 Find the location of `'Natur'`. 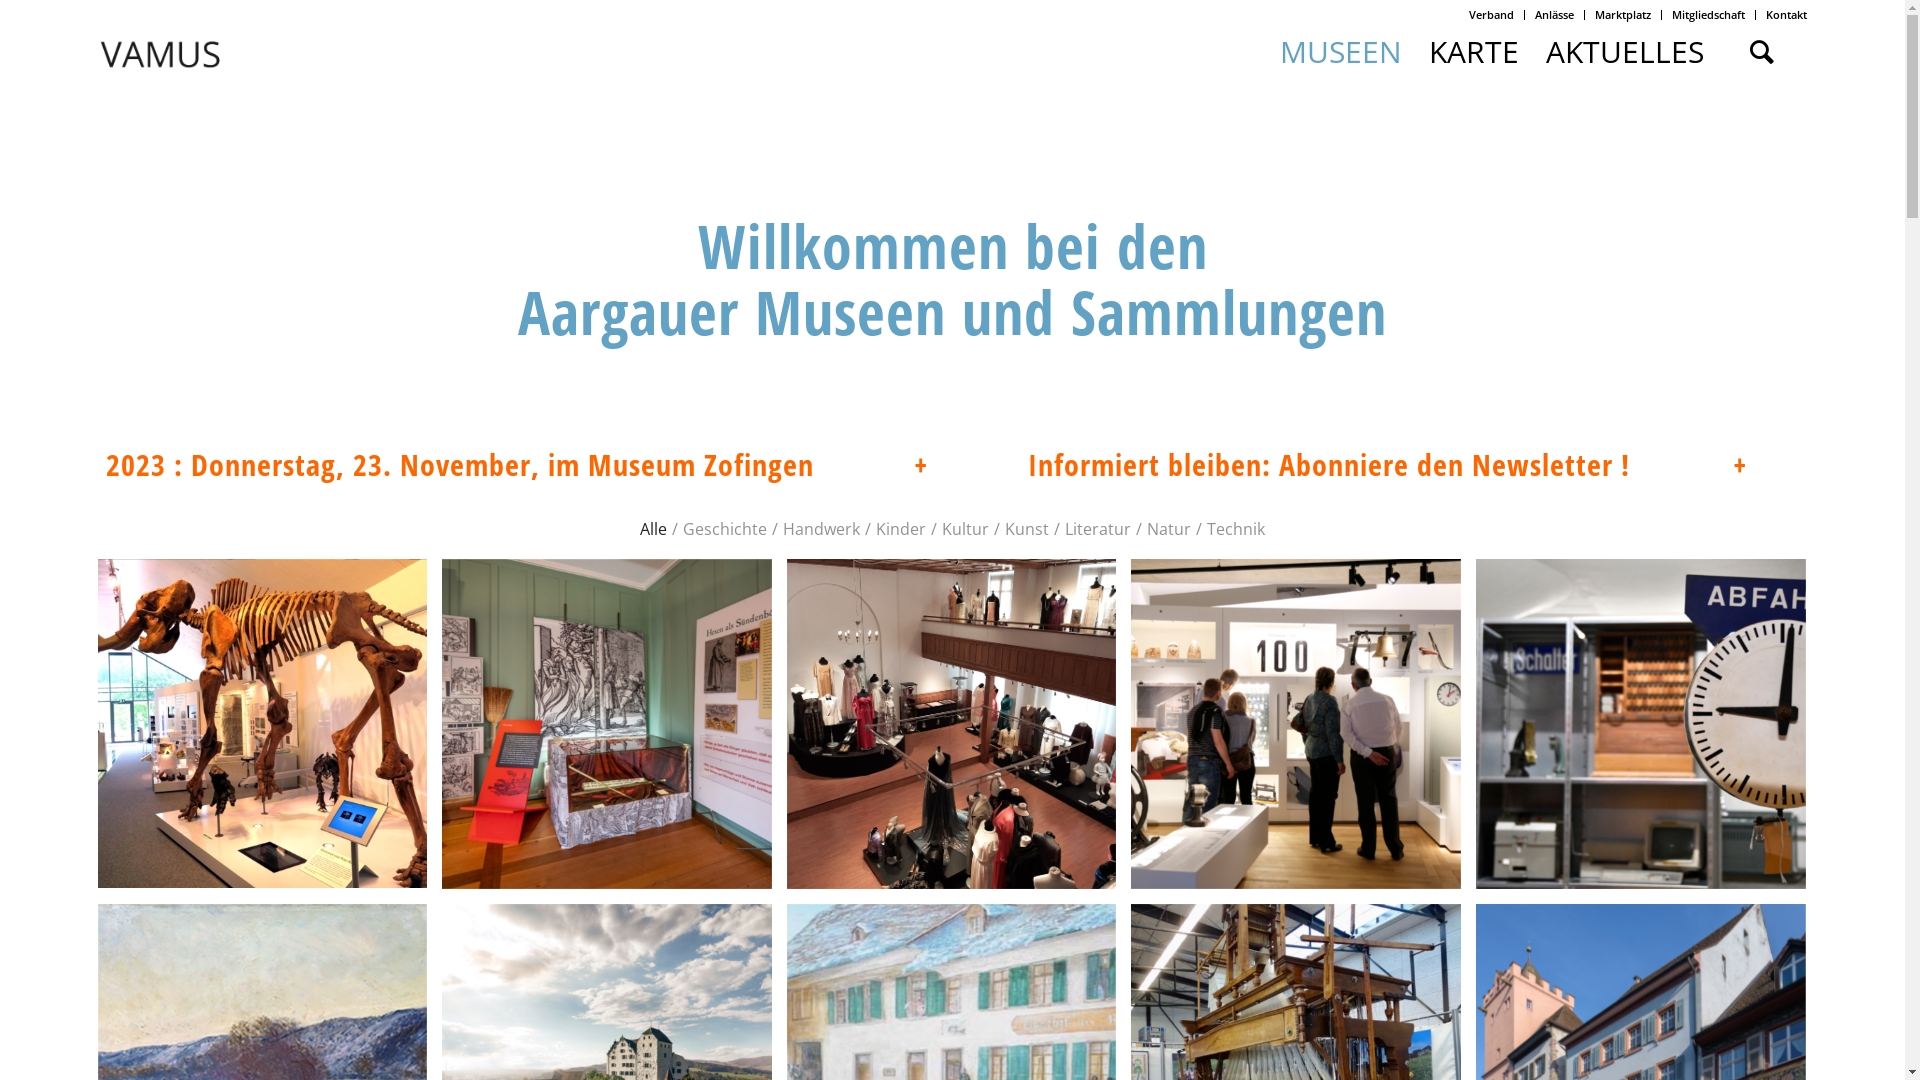

'Natur' is located at coordinates (1147, 503).